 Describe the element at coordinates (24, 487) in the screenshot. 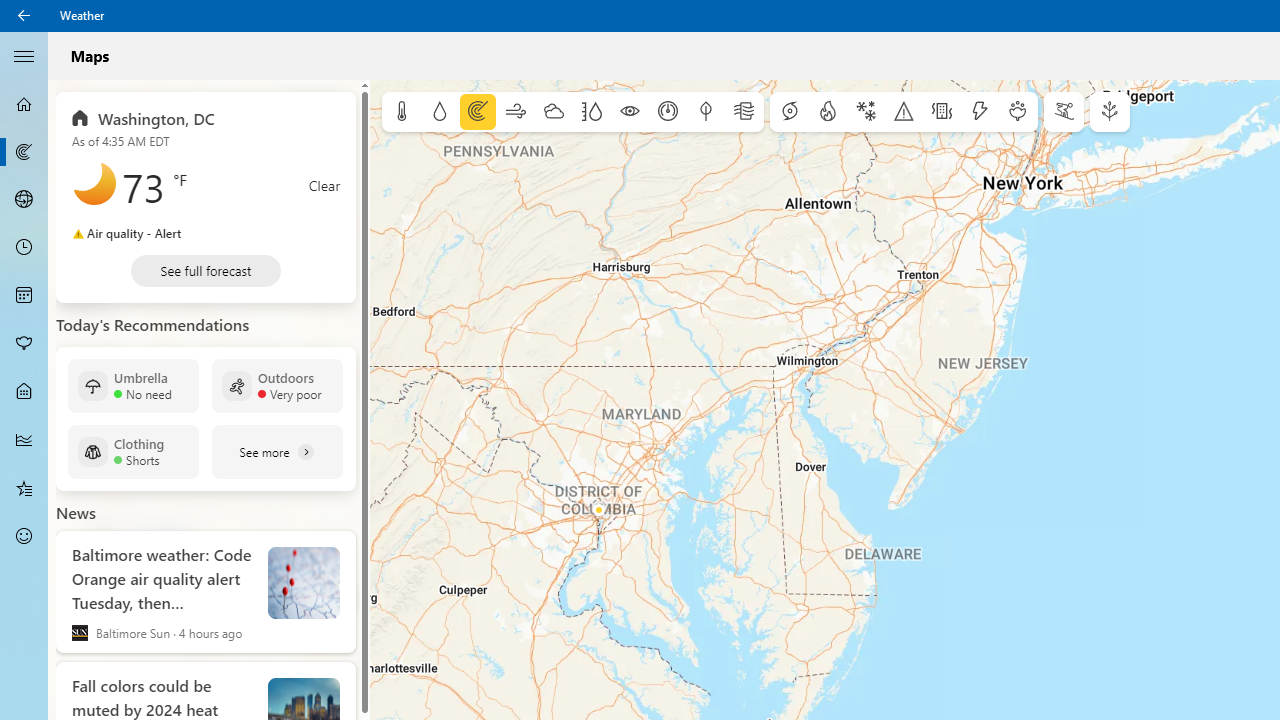

I see `'Favorites - Not Selected'` at that location.